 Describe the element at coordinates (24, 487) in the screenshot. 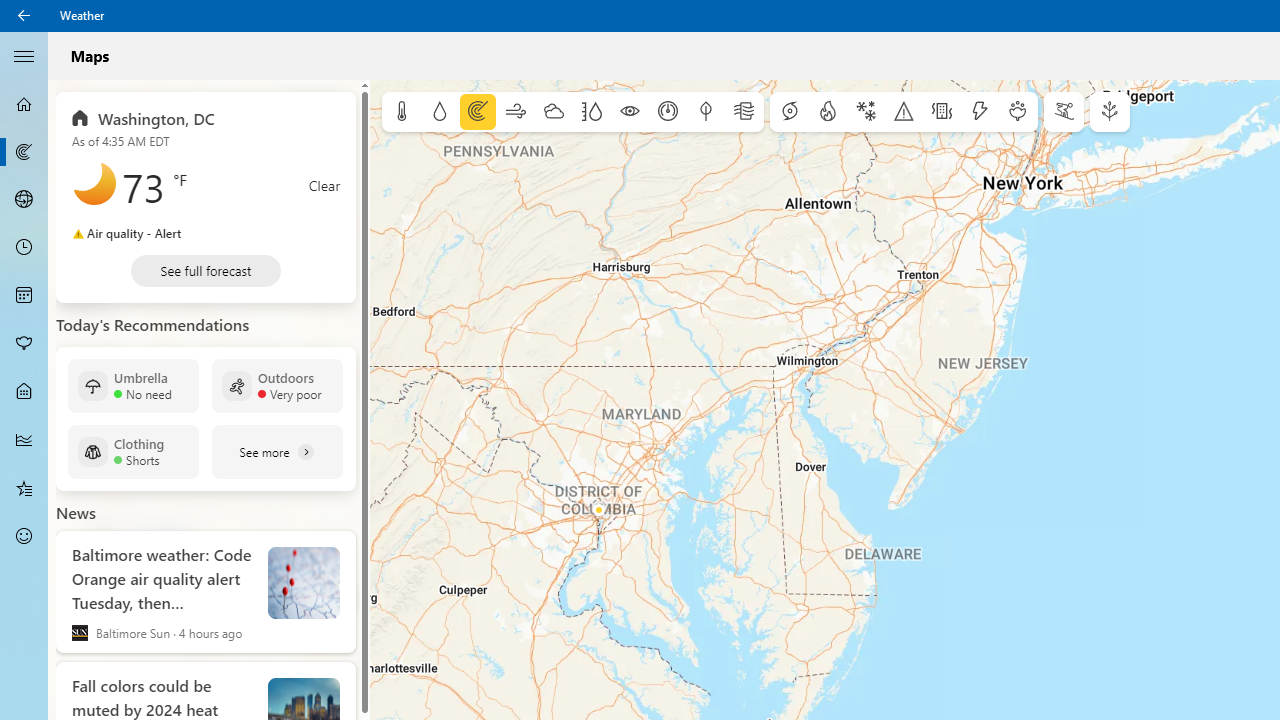

I see `'Favorites - Not Selected'` at that location.